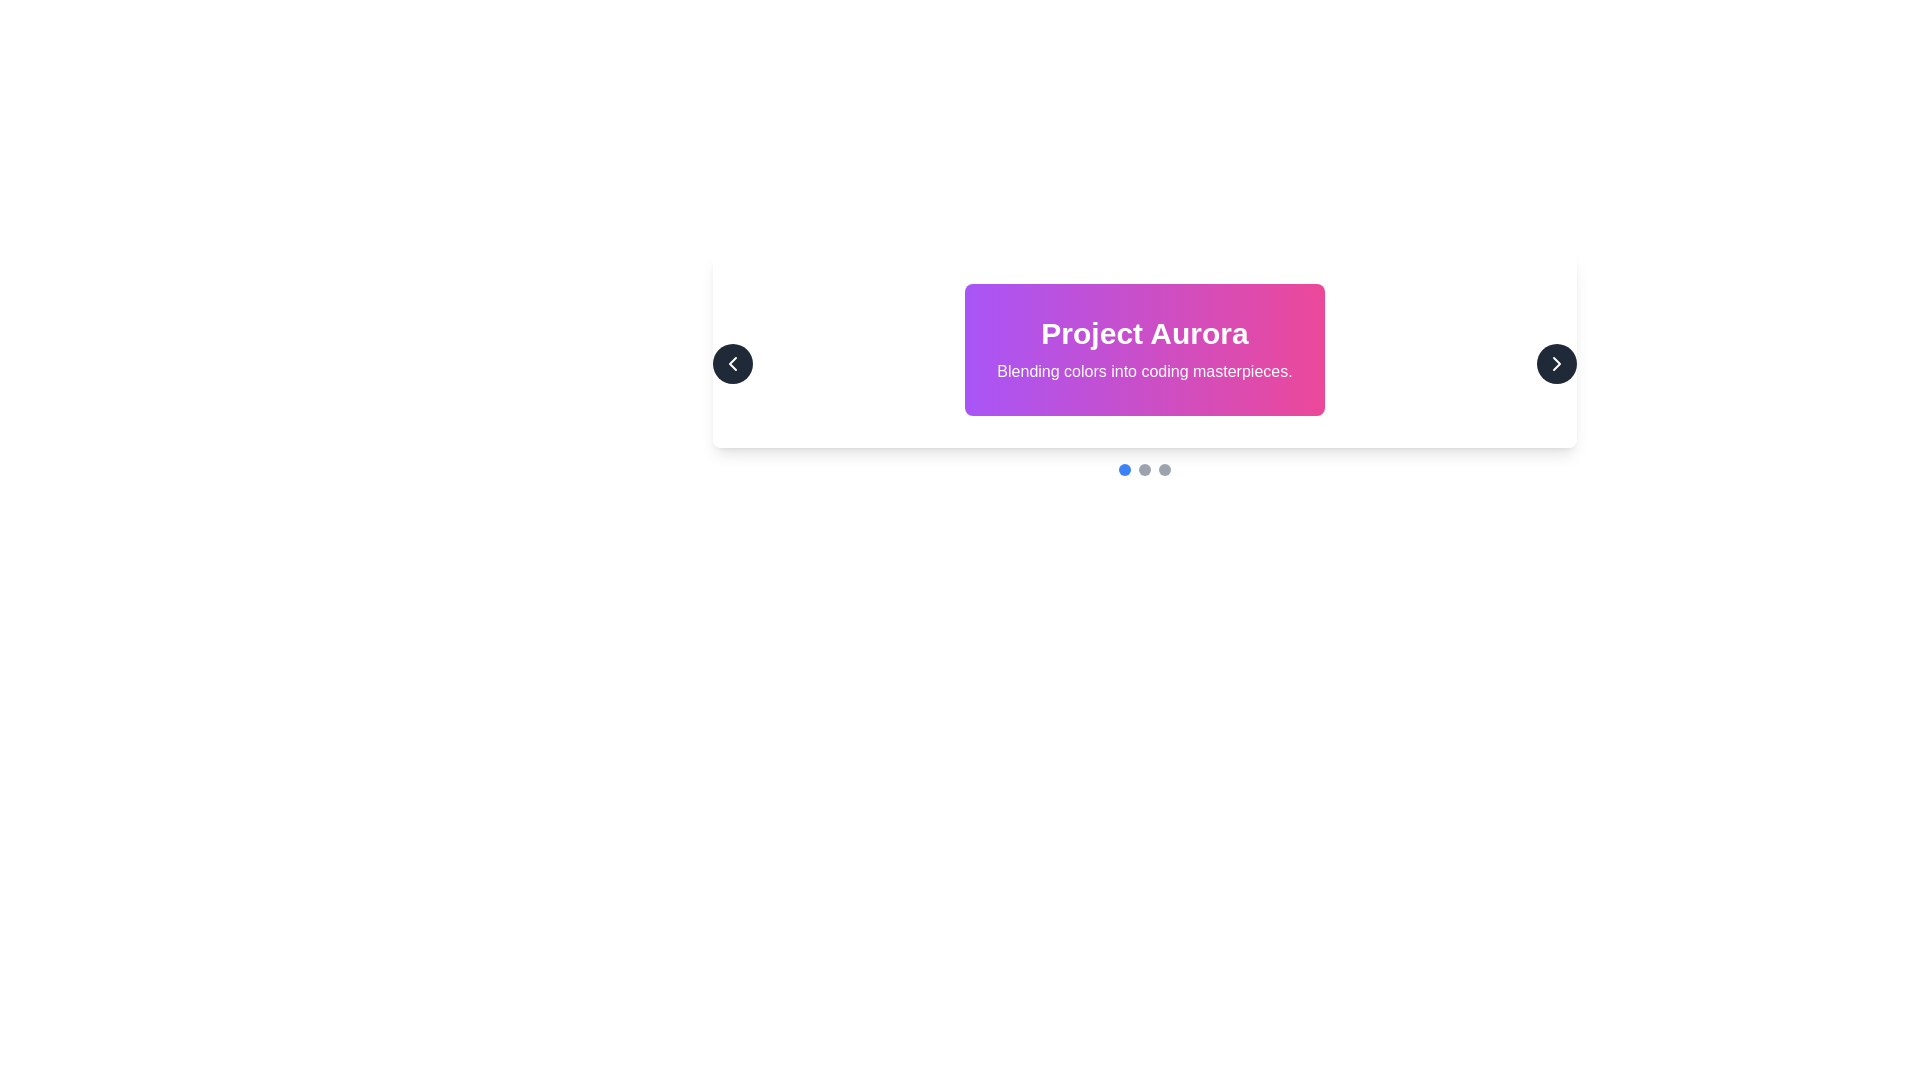 Image resolution: width=1920 pixels, height=1080 pixels. Describe the element at coordinates (1555, 363) in the screenshot. I see `the white arrow icon inside the dark circular button located at the far right of the horizontally centered carousel interface to trigger effects` at that location.